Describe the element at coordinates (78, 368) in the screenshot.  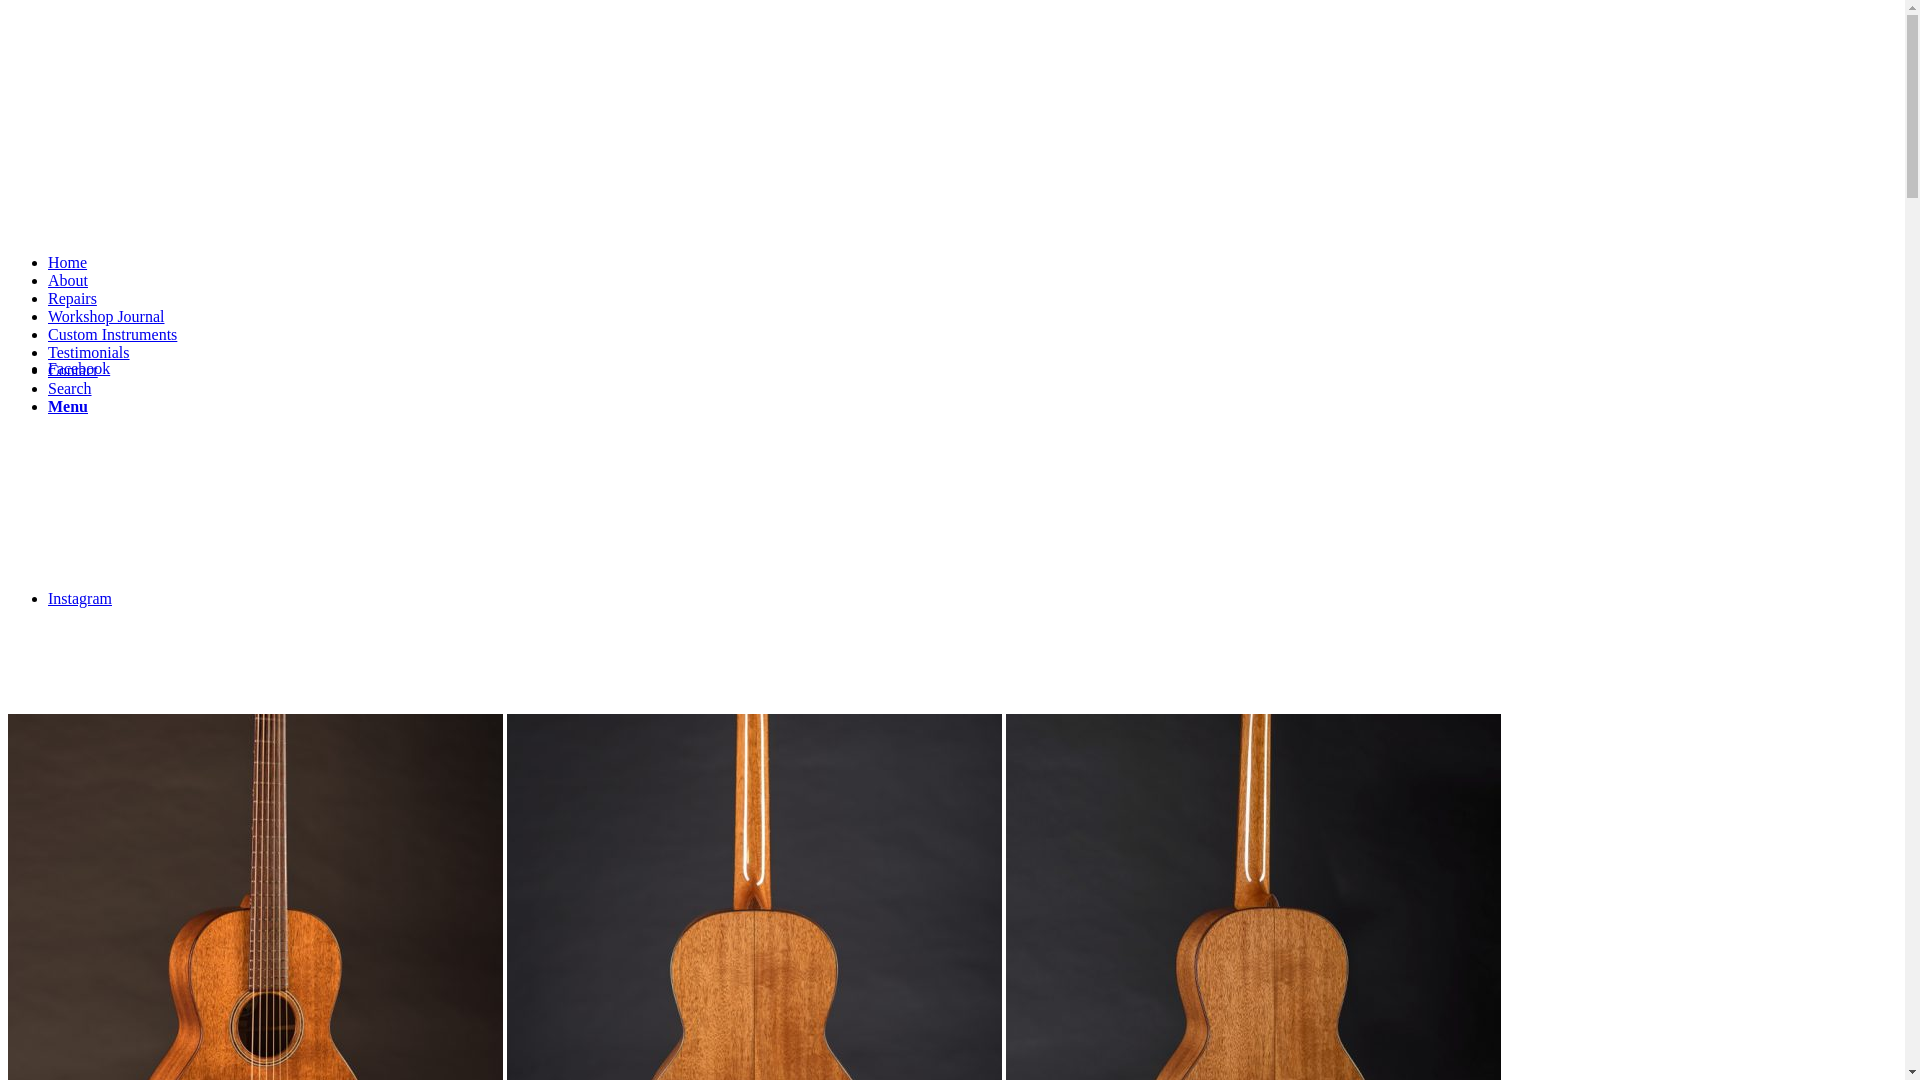
I see `'Facebook'` at that location.